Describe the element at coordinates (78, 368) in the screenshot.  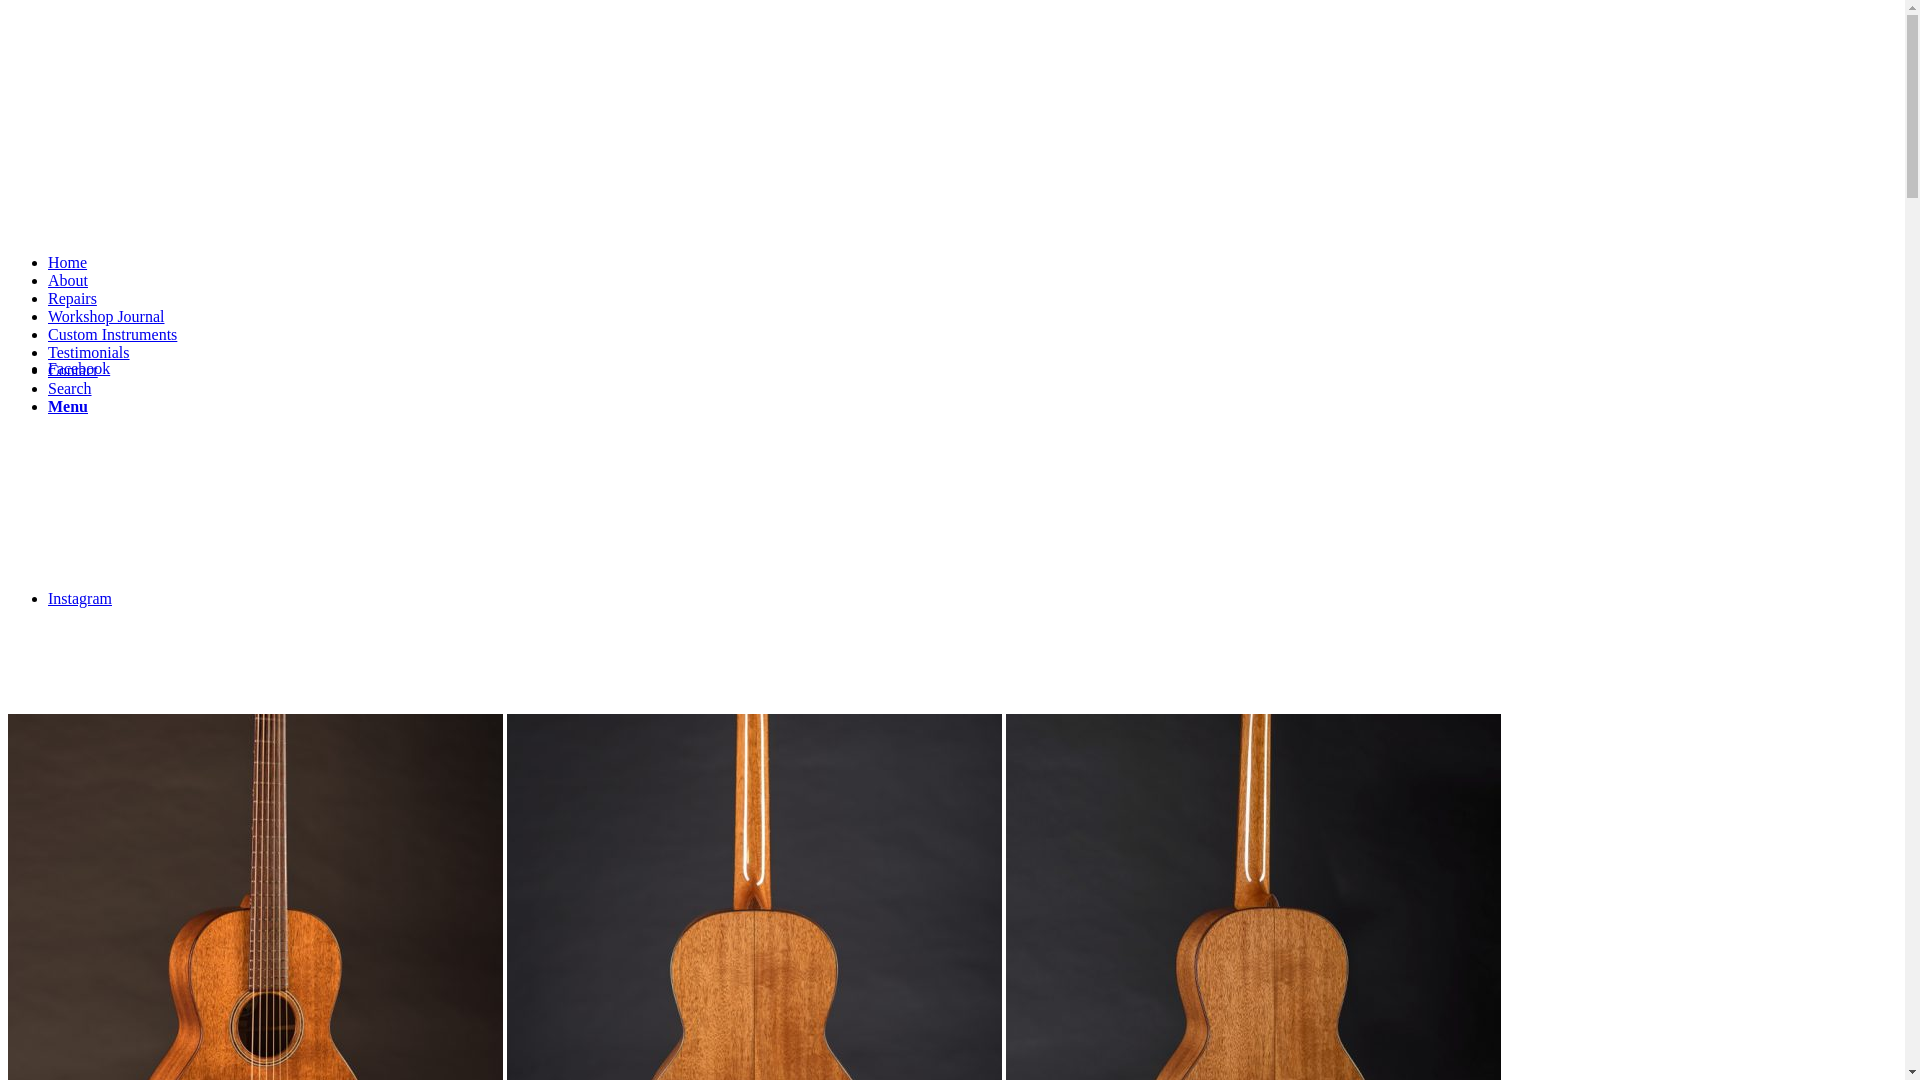
I see `'Facebook'` at that location.